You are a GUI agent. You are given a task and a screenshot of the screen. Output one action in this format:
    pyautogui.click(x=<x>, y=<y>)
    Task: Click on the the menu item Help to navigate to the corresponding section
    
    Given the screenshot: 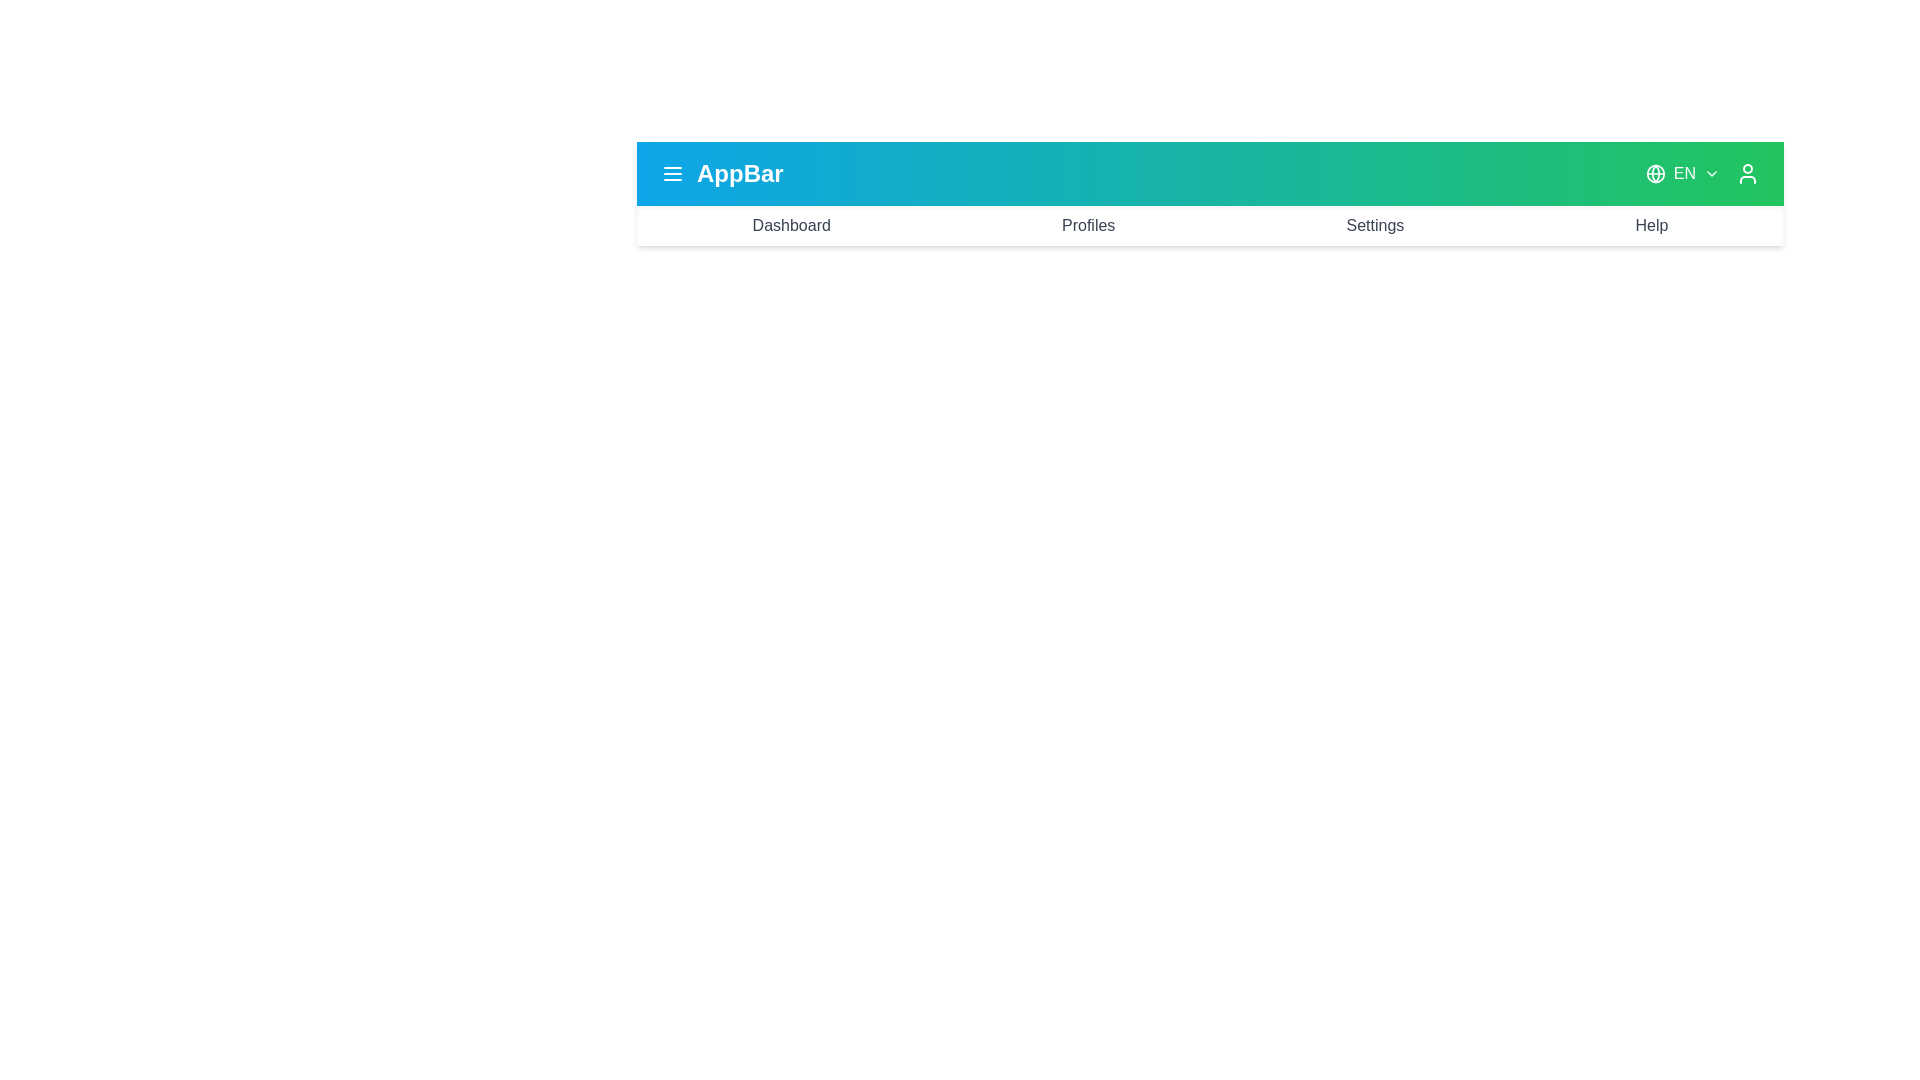 What is the action you would take?
    pyautogui.click(x=1651, y=225)
    